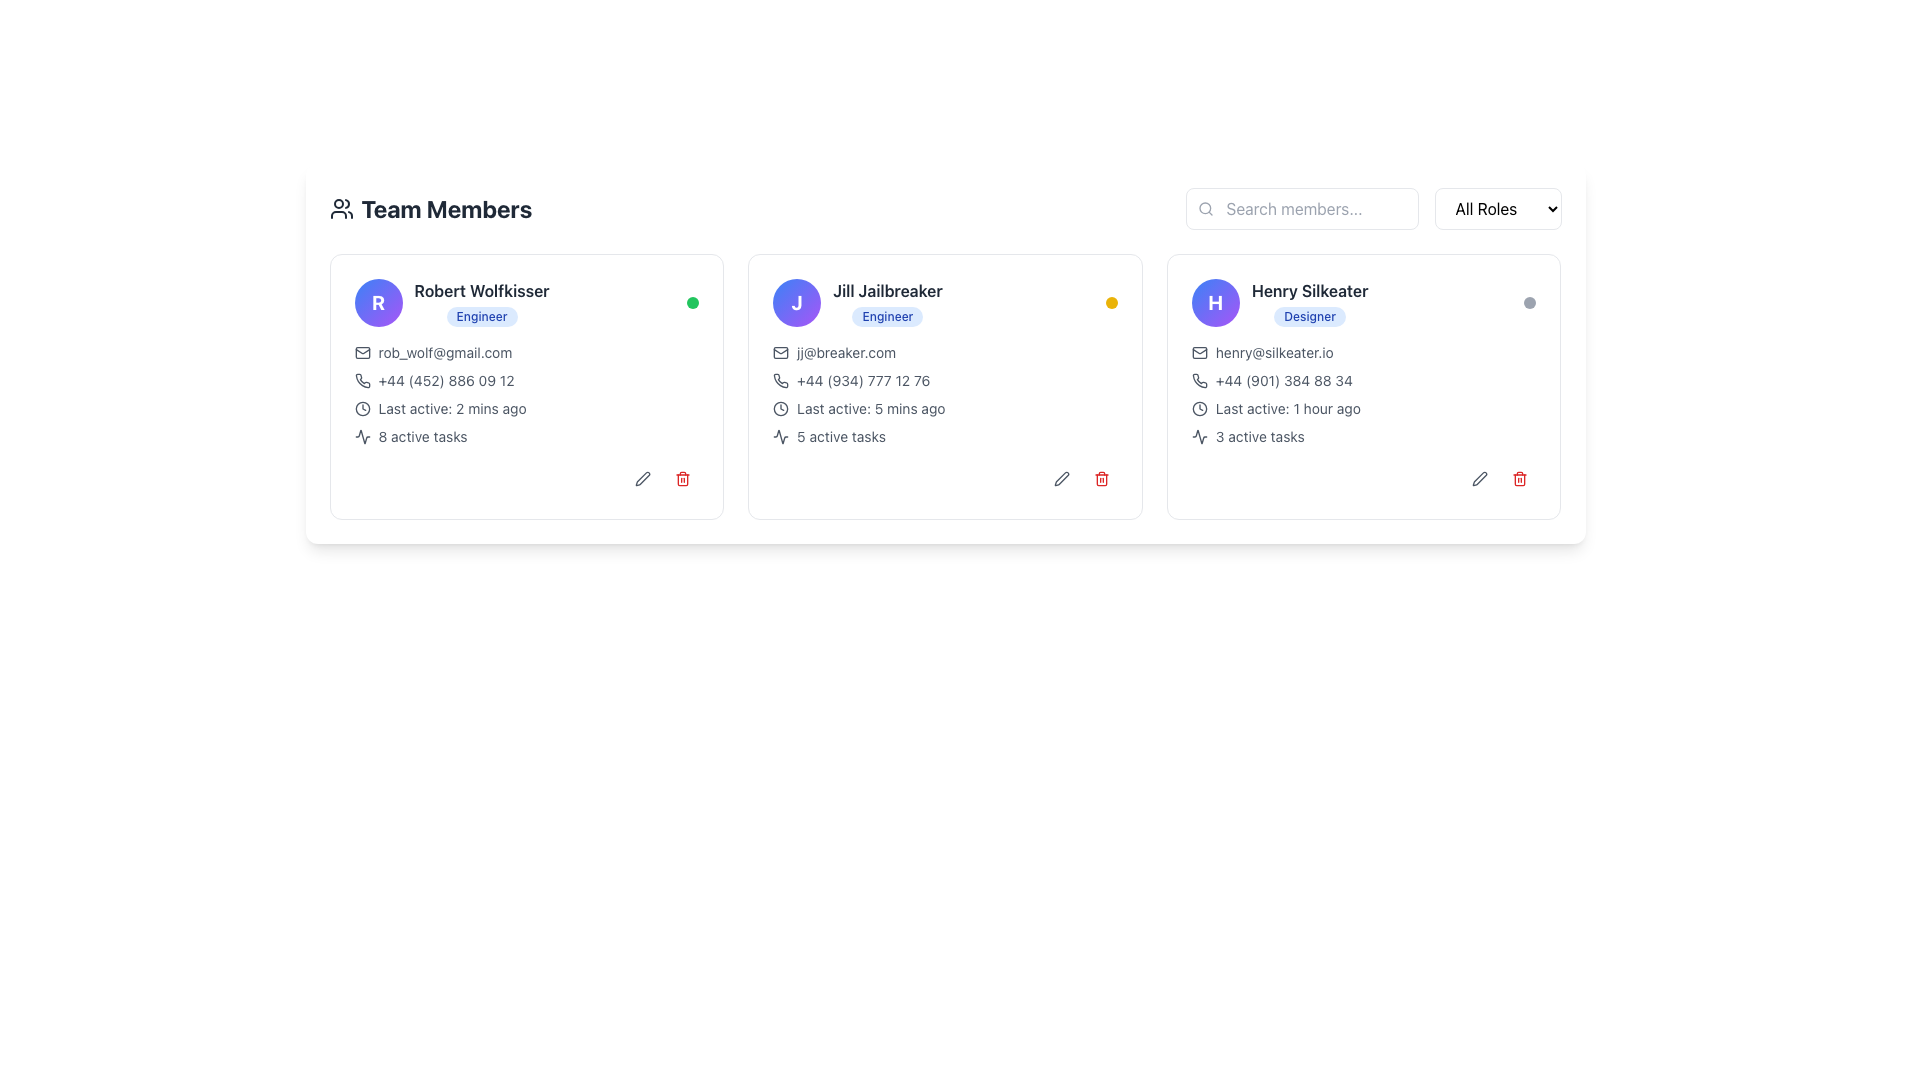 This screenshot has width=1920, height=1080. What do you see at coordinates (857, 303) in the screenshot?
I see `user's name and designation displayed on the label with badge, located in the middle of the row of three cards, specifically part of the second card, directly below the avatar icon` at bounding box center [857, 303].